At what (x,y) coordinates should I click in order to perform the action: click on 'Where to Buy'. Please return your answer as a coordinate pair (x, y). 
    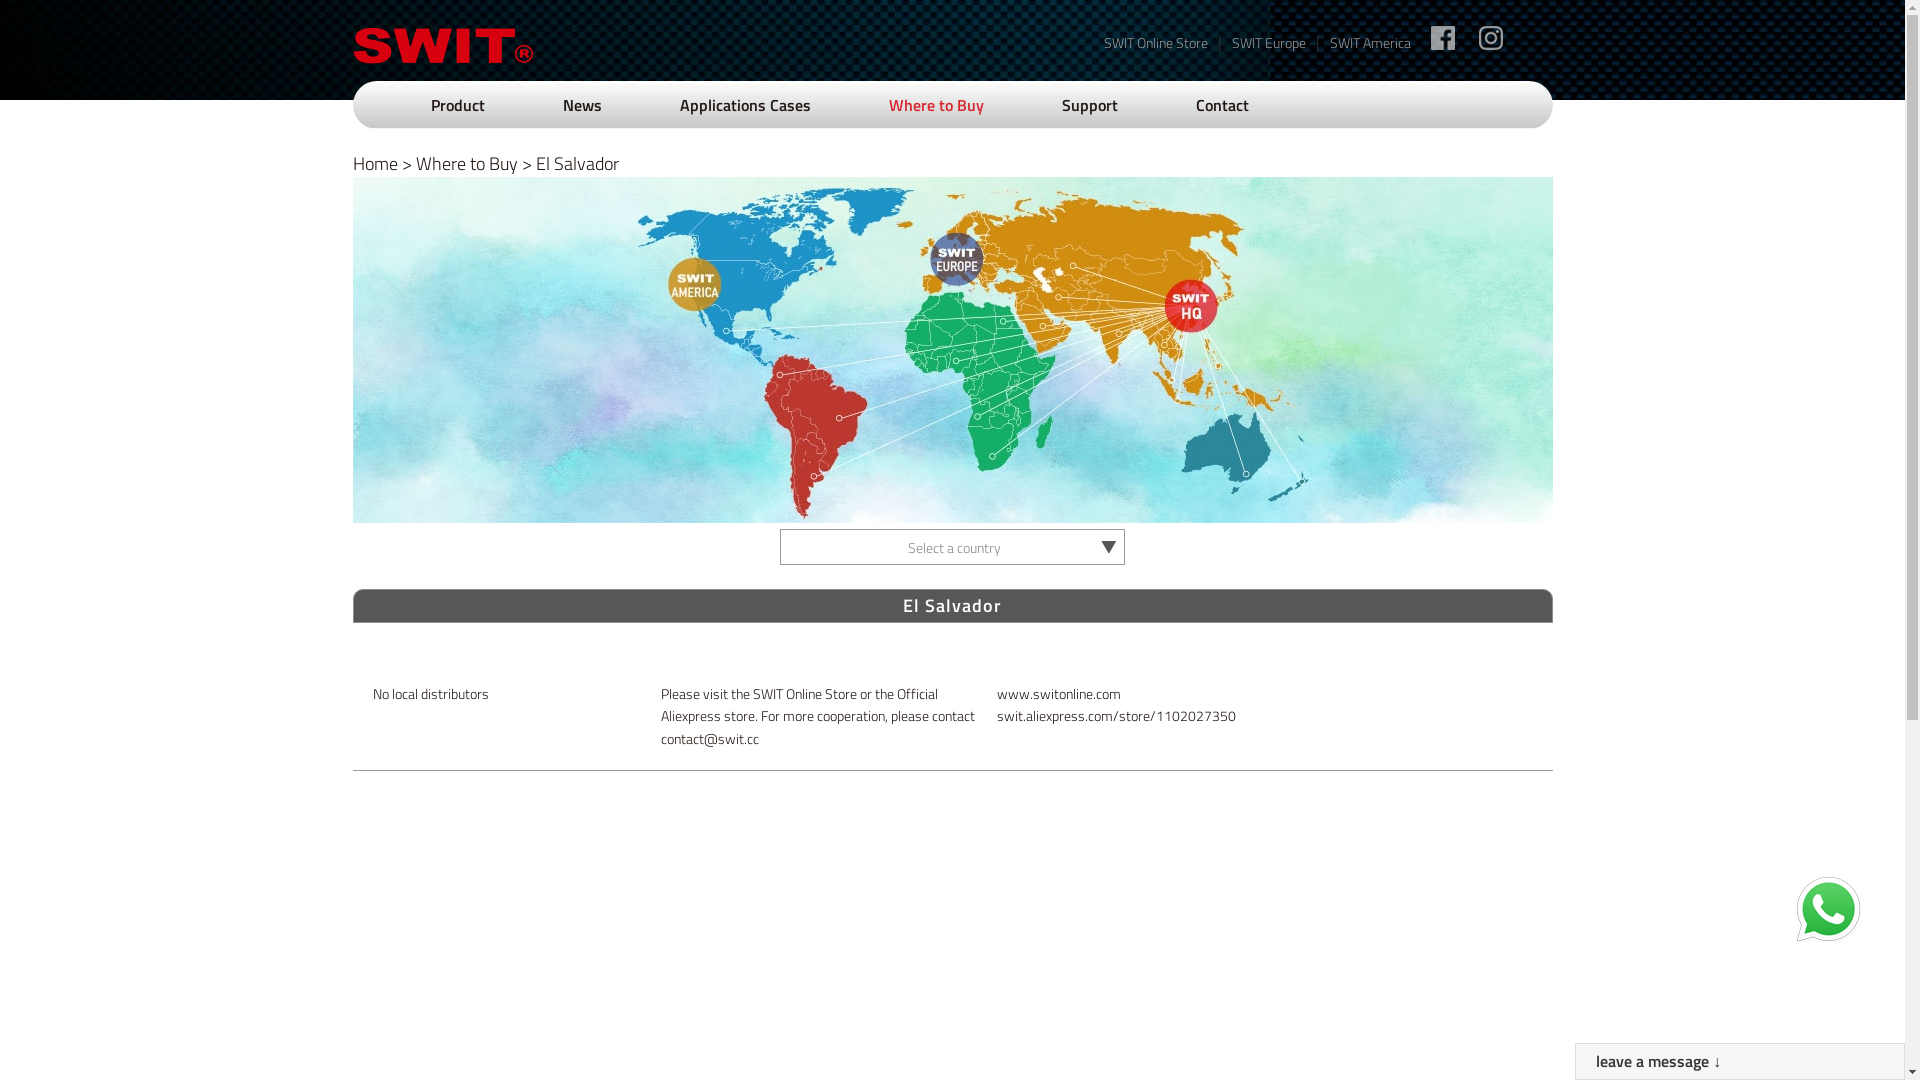
    Looking at the image, I should click on (465, 162).